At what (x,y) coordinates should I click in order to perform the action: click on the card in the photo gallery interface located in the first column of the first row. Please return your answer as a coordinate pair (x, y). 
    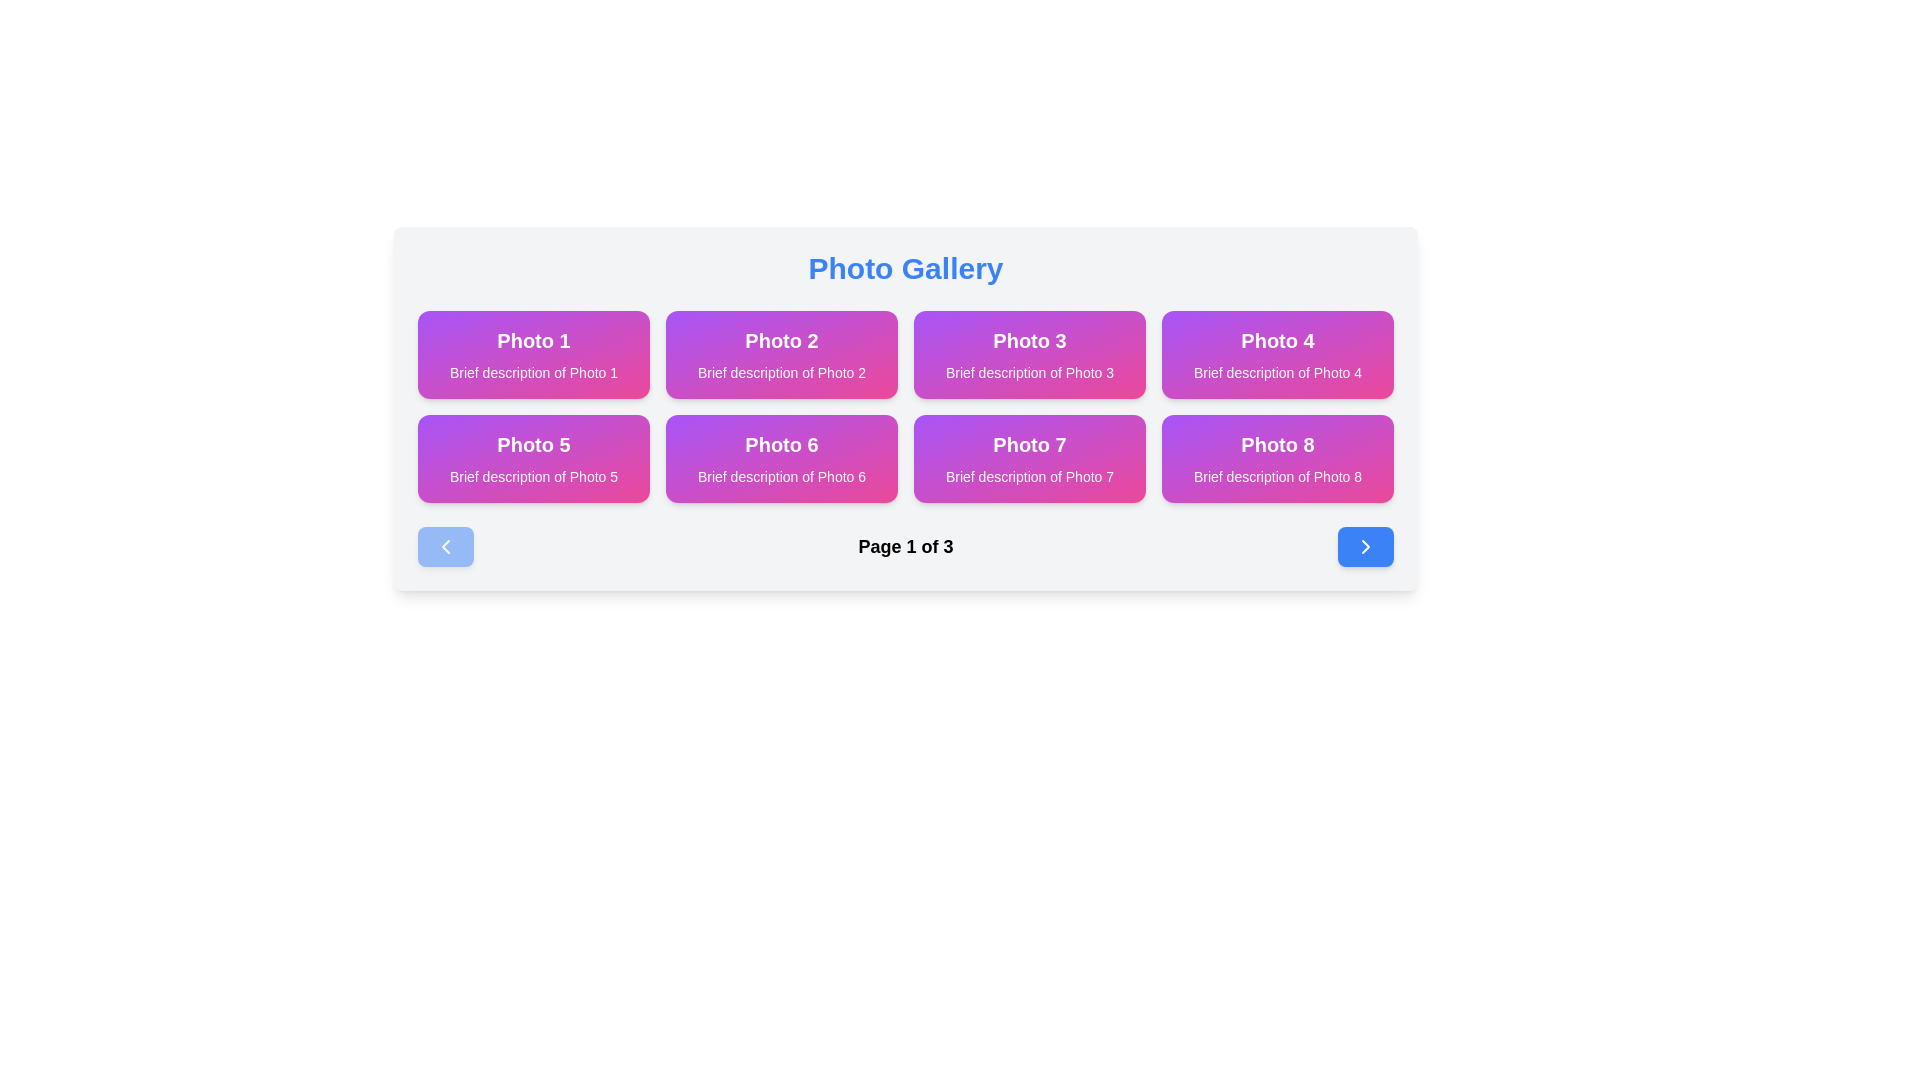
    Looking at the image, I should click on (533, 353).